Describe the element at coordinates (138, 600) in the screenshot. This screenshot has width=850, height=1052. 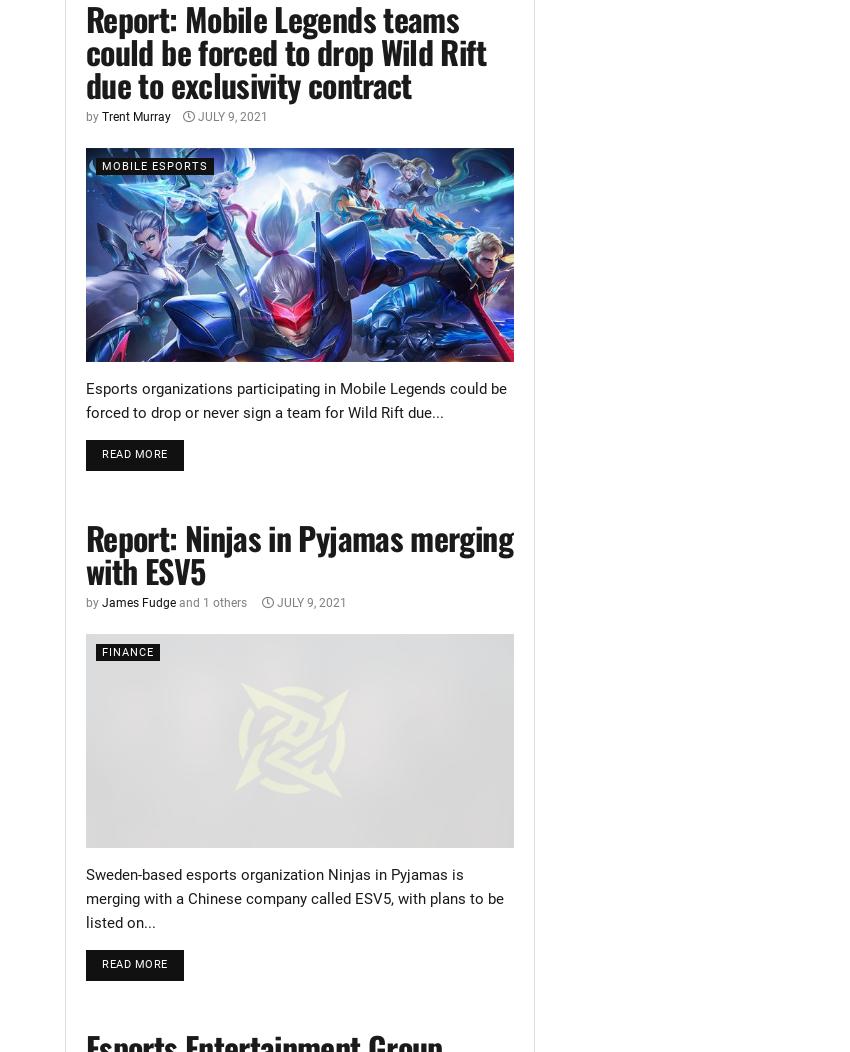
I see `'James Fudge'` at that location.